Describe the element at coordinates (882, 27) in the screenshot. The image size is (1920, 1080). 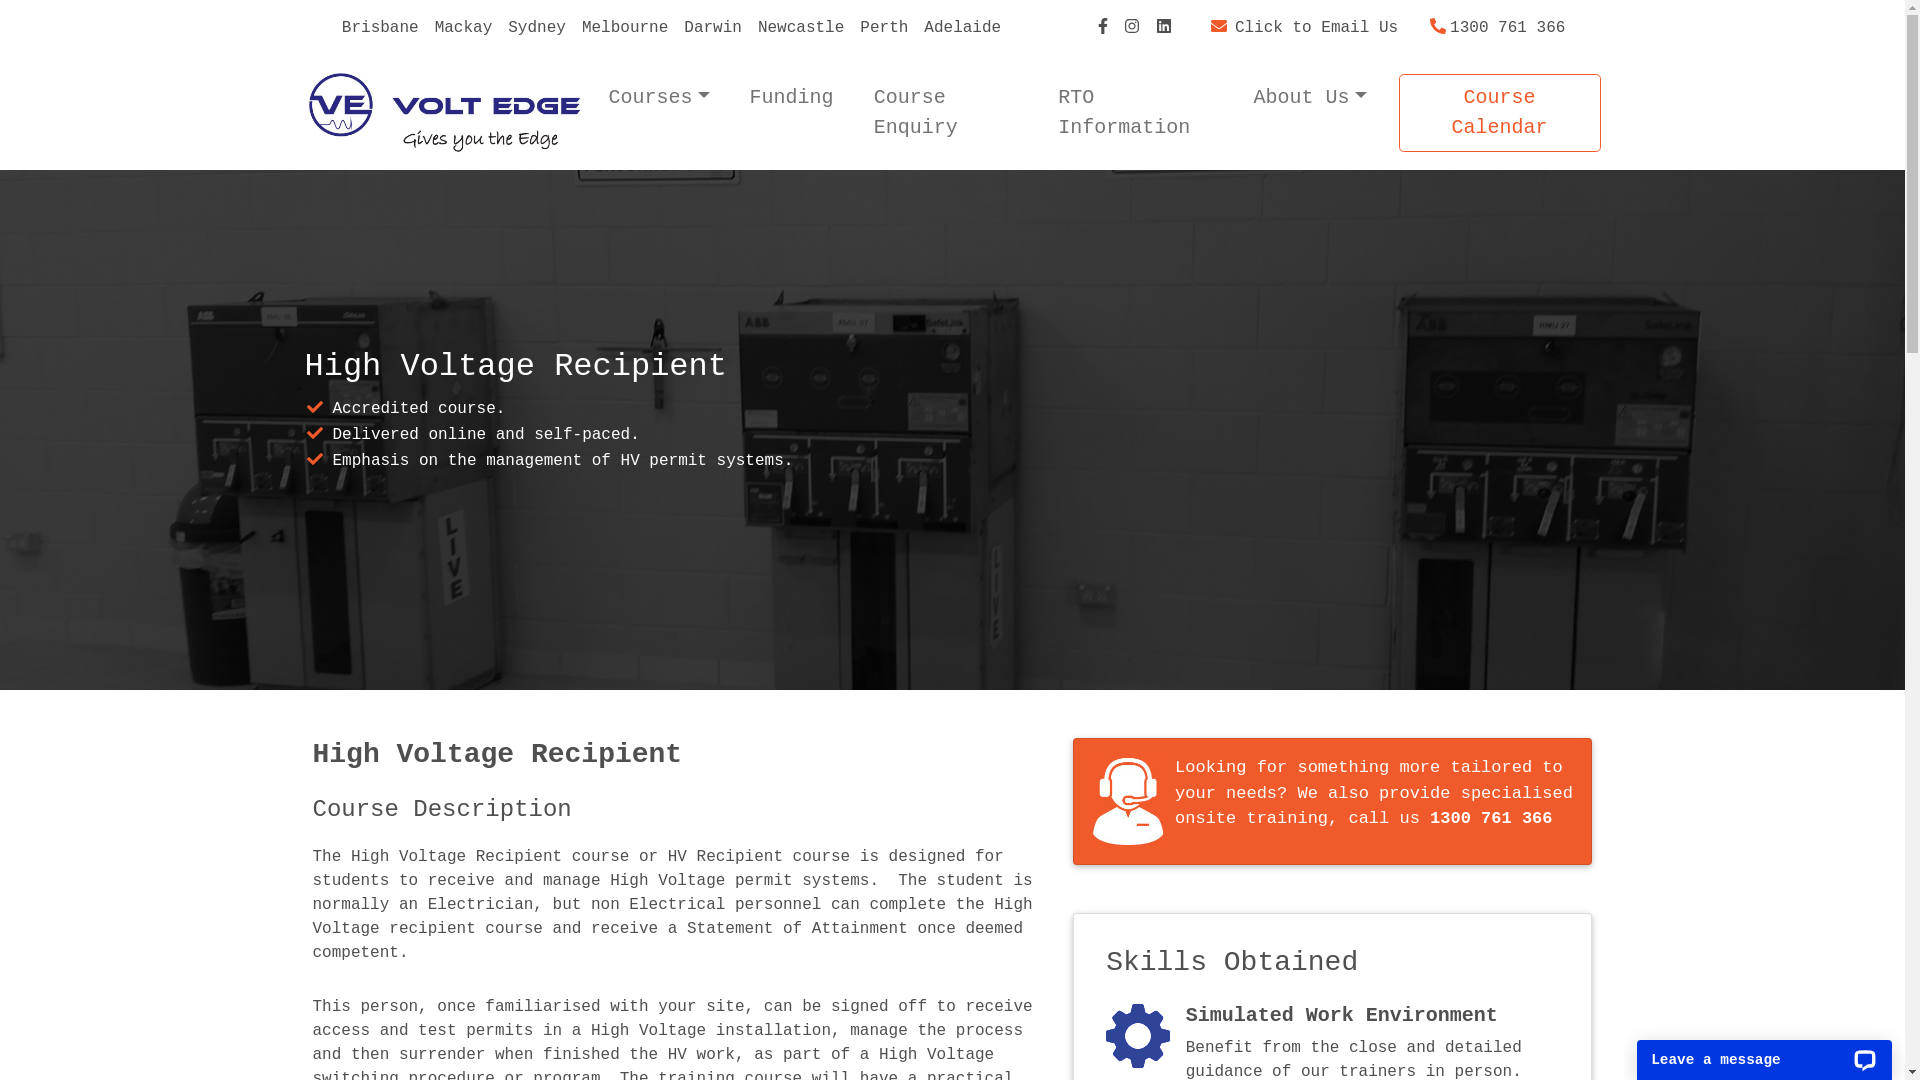
I see `'Perth'` at that location.